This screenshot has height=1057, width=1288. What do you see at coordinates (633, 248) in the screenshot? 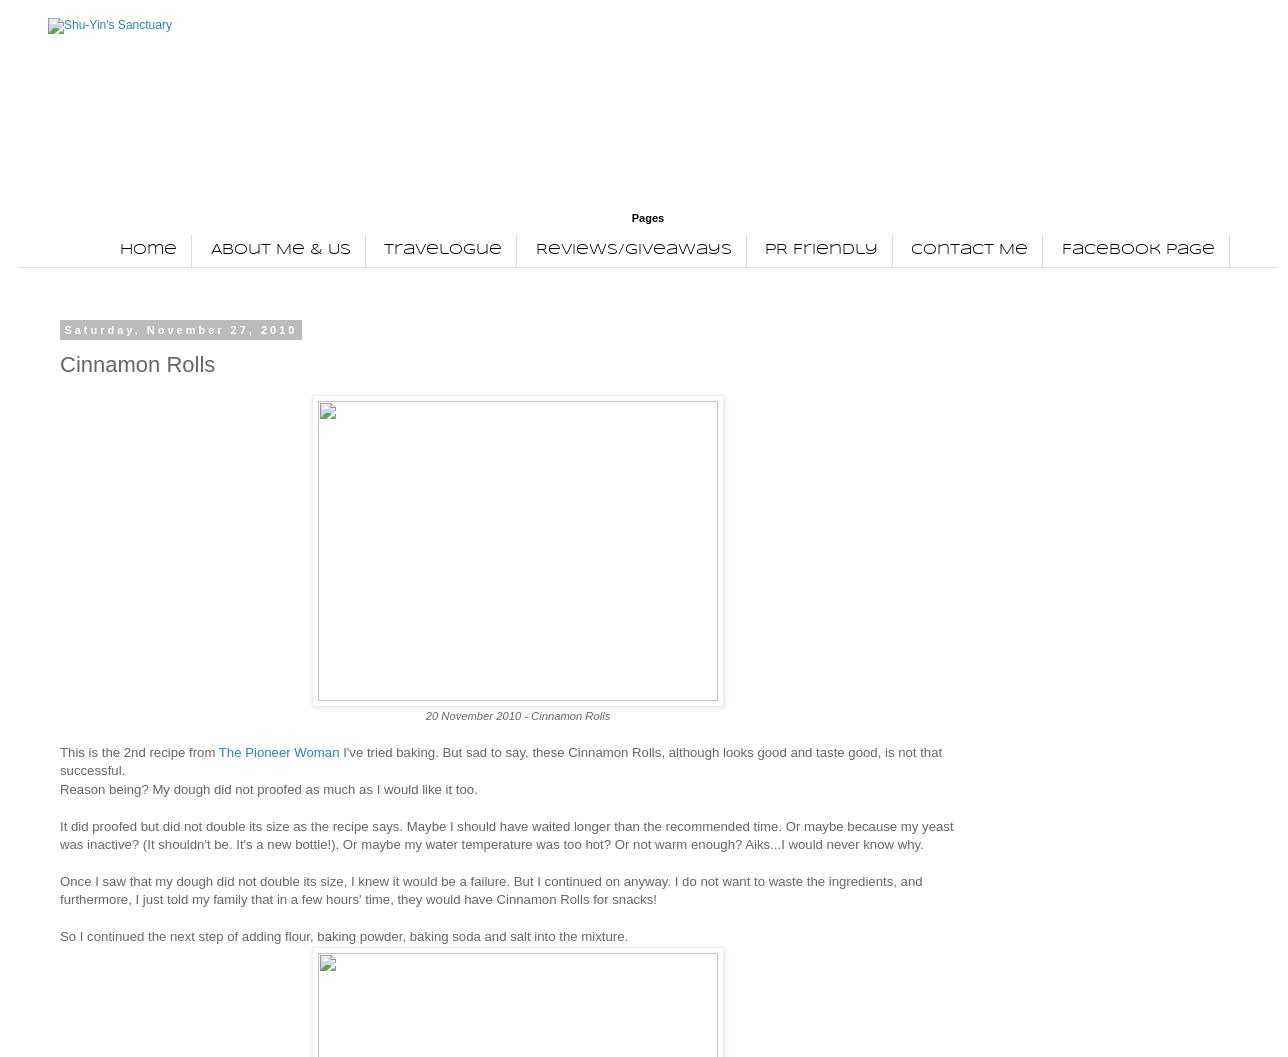
I see `'Reviews/Giveaways'` at bounding box center [633, 248].